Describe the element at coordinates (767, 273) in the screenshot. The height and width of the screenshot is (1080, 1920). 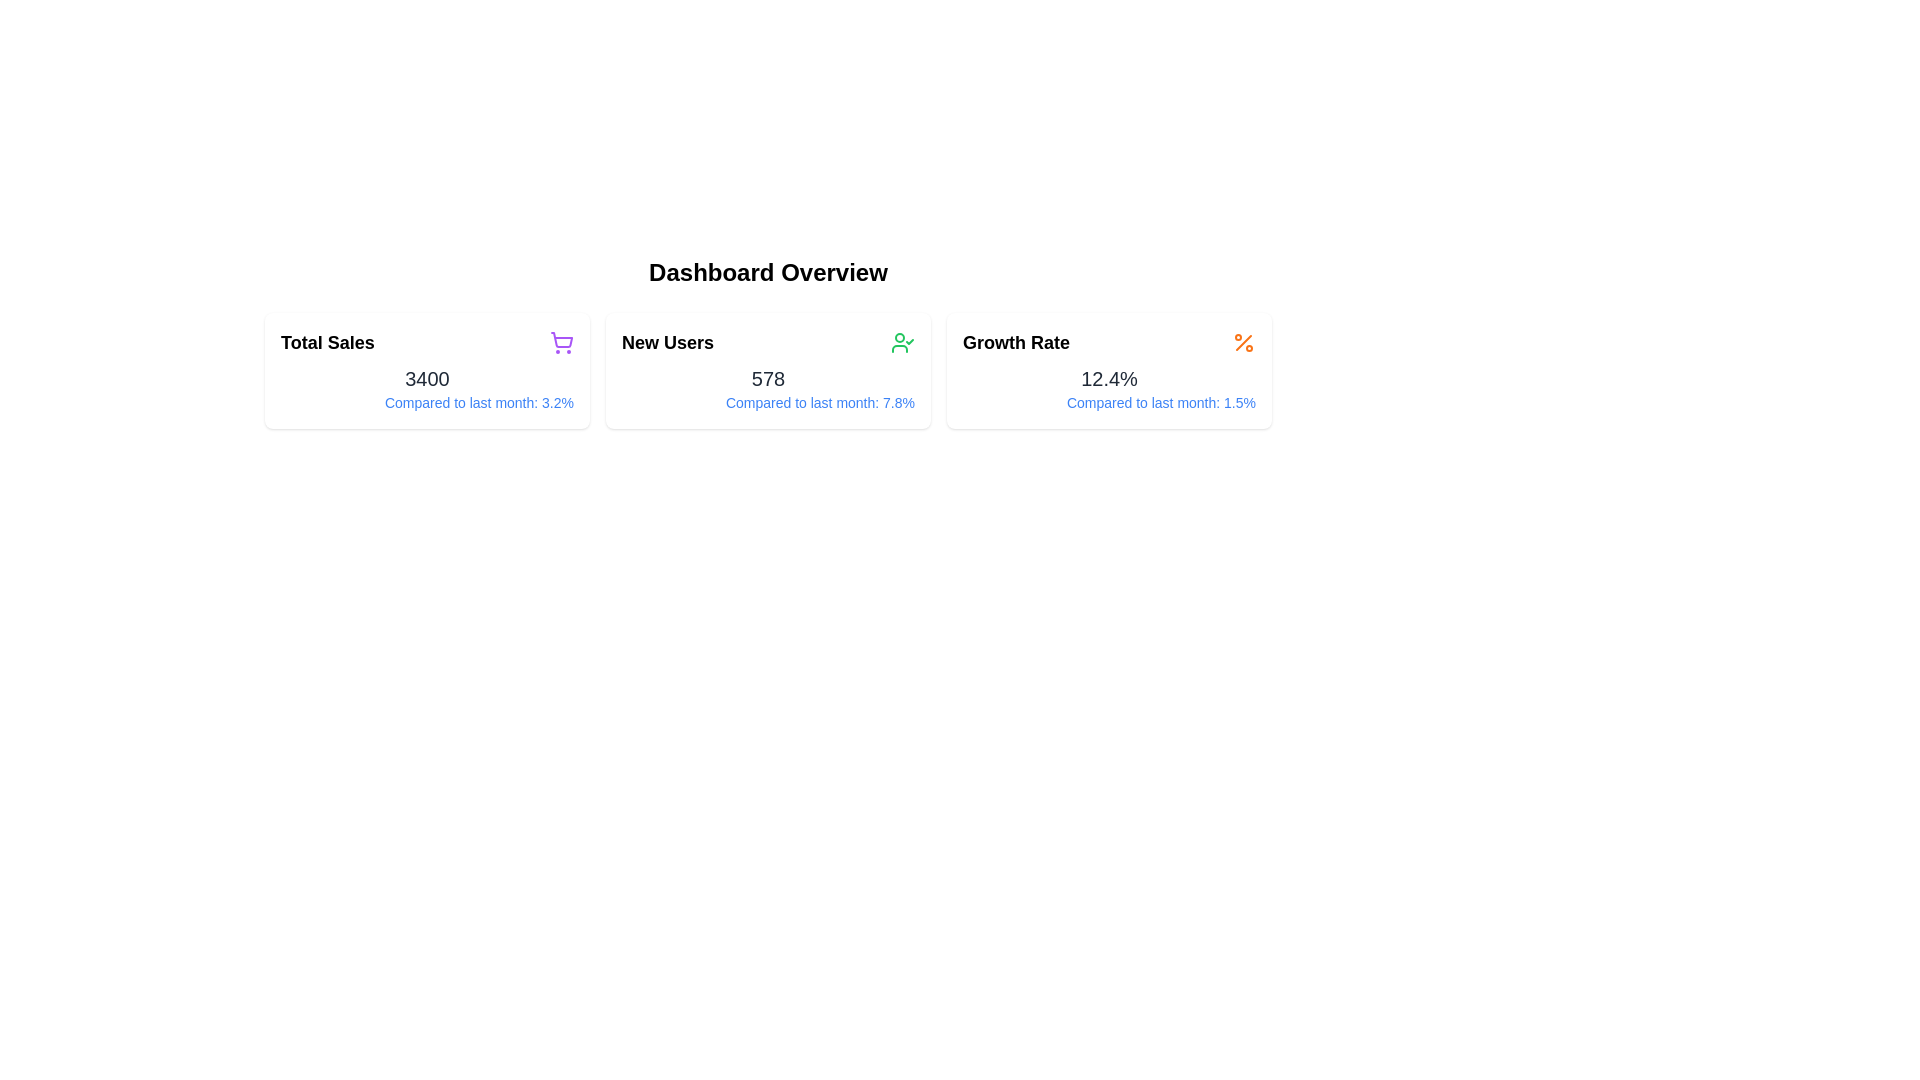
I see `the Text Label that serves as the header for the dashboard section, which is centrally located above the sections labeled 'Total Sales', 'New Users', and 'Growth Rate'` at that location.